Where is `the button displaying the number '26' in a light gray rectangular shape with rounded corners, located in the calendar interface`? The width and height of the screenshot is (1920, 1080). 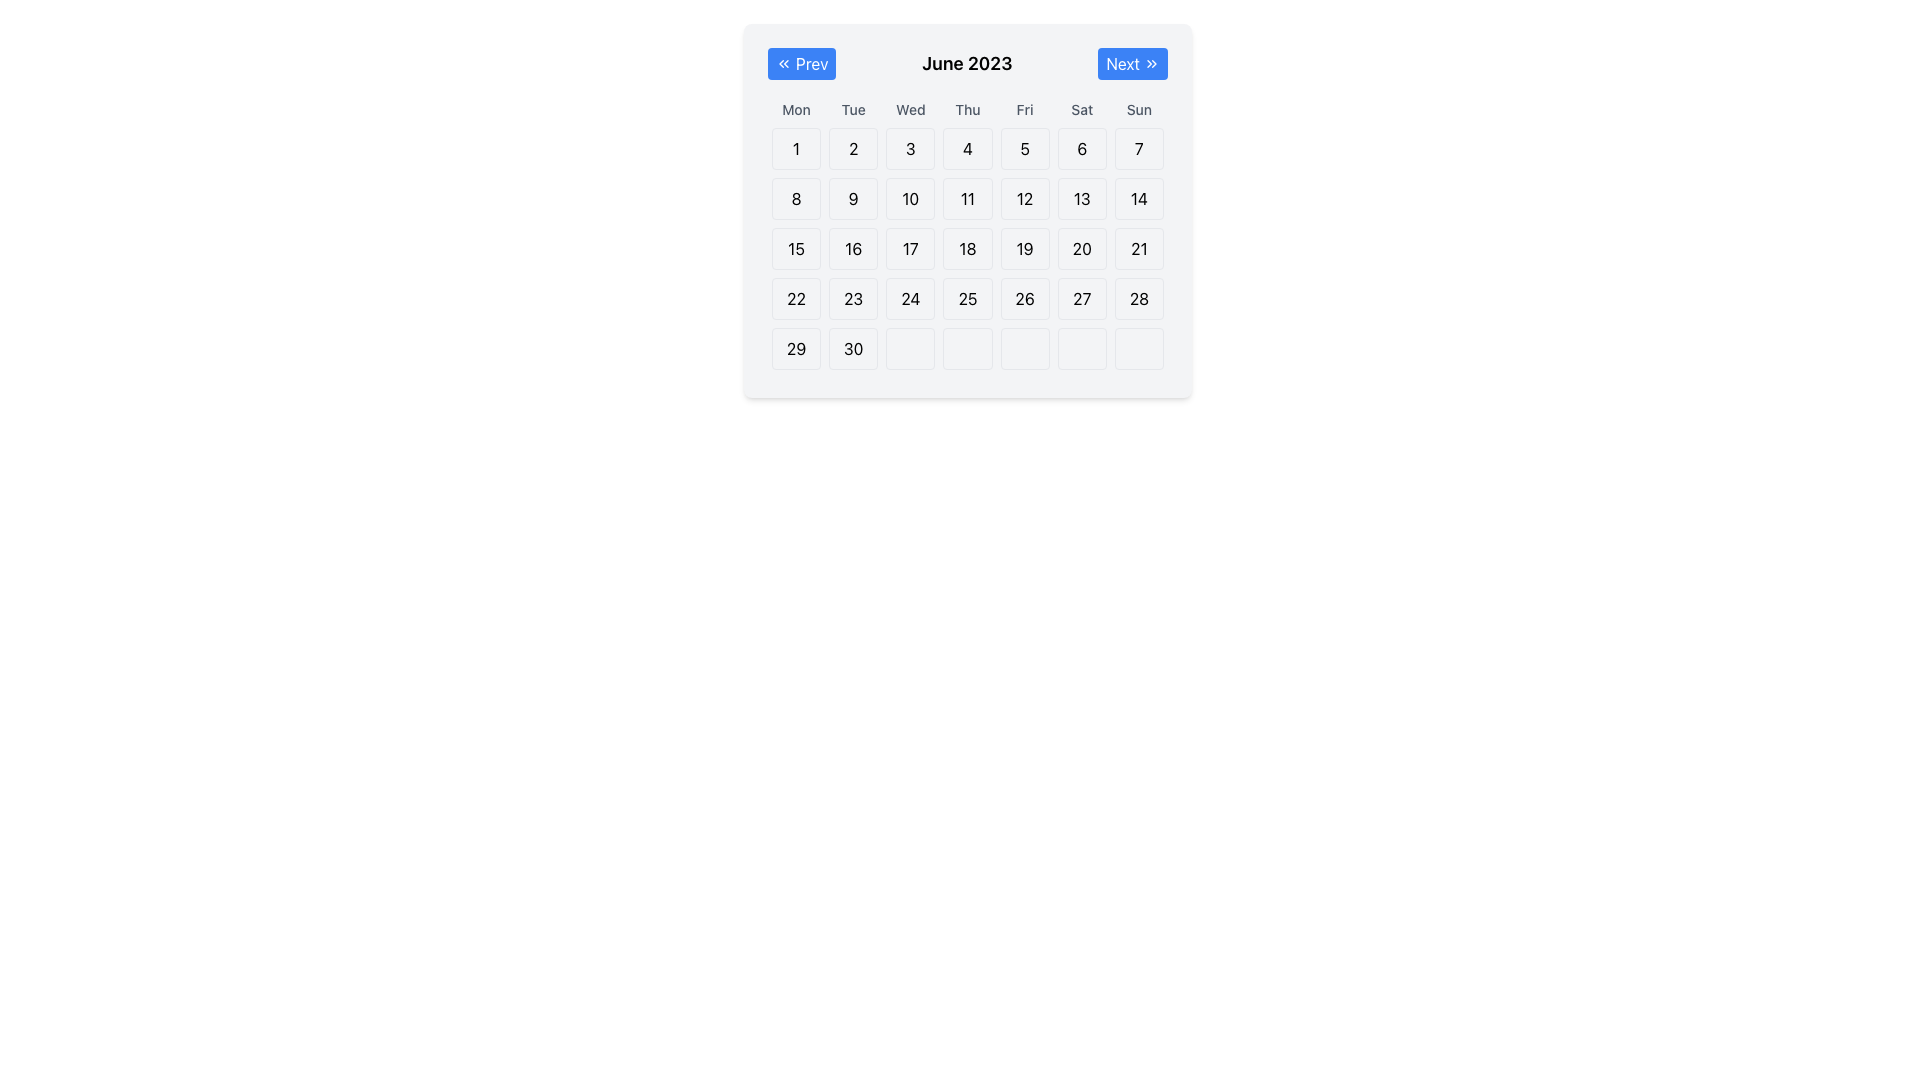
the button displaying the number '26' in a light gray rectangular shape with rounded corners, located in the calendar interface is located at coordinates (1025, 299).